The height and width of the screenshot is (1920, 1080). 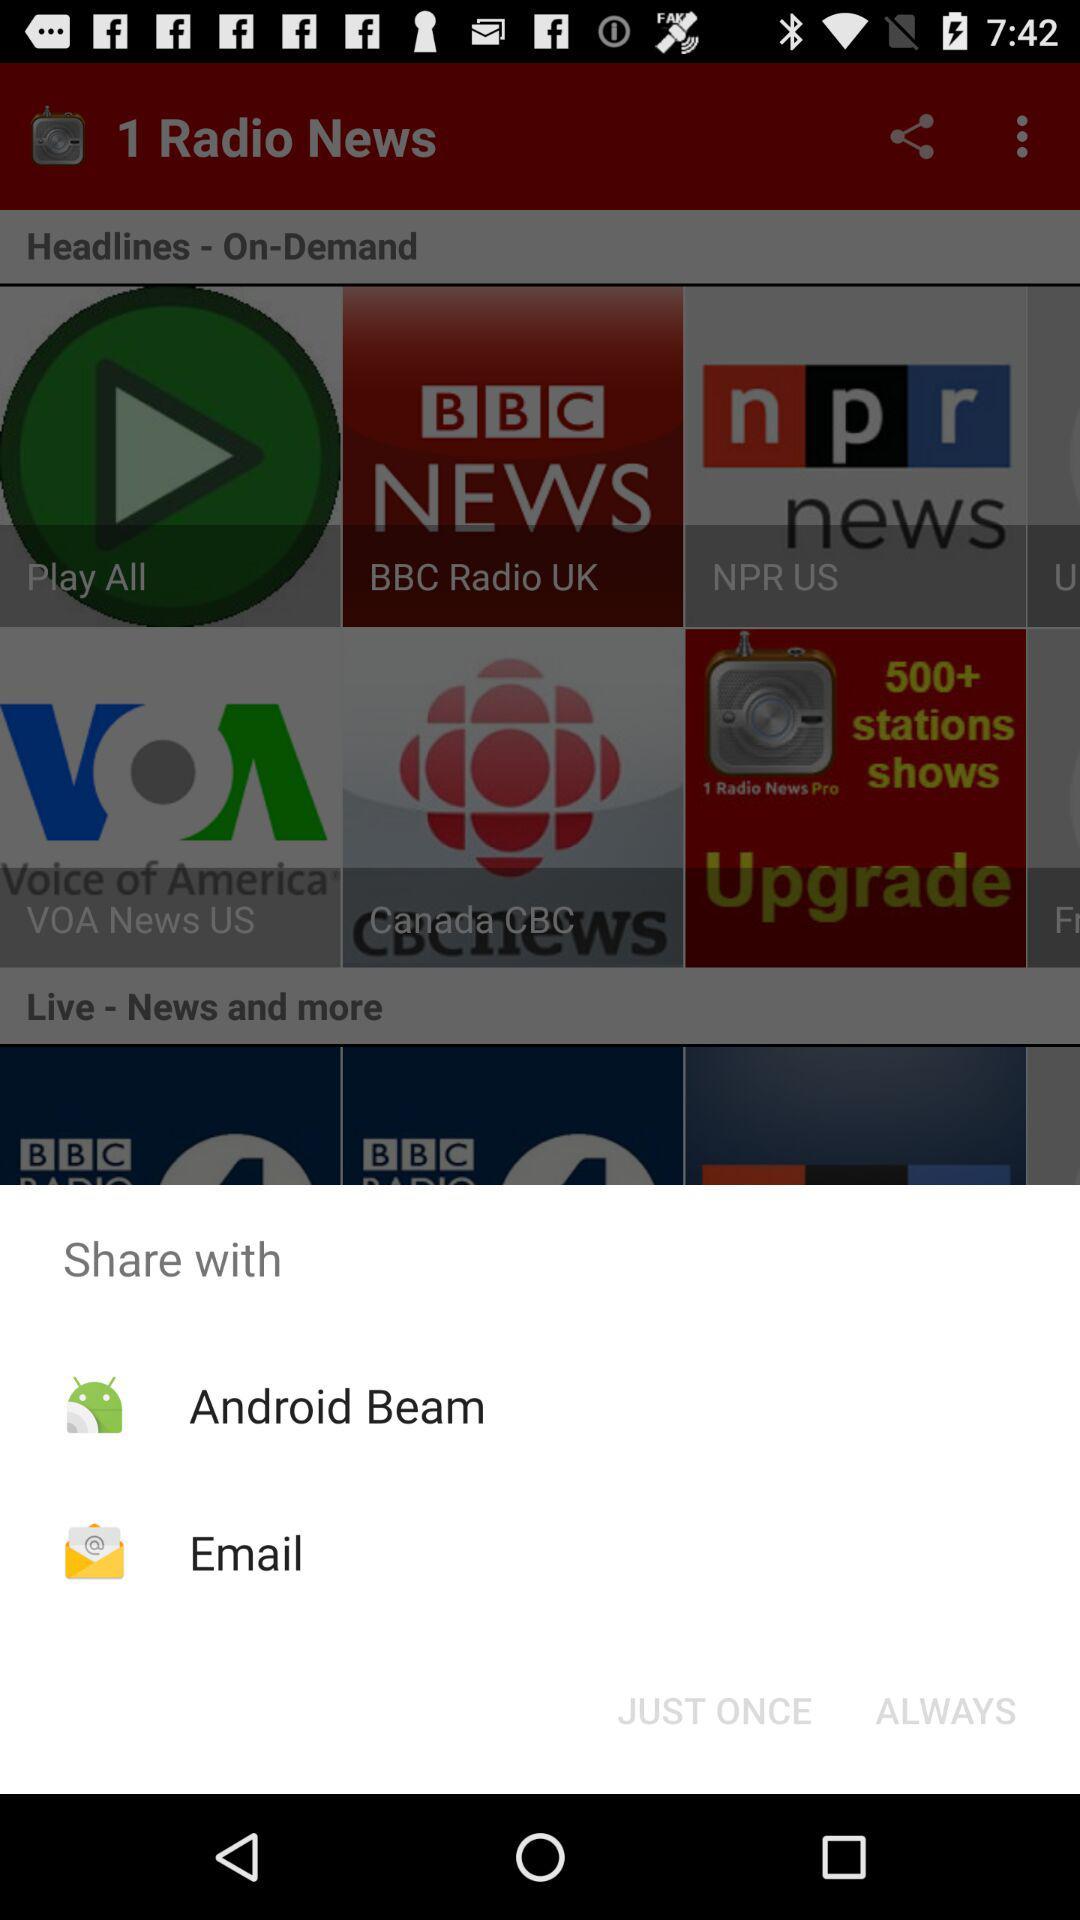 What do you see at coordinates (713, 1708) in the screenshot?
I see `just once` at bounding box center [713, 1708].